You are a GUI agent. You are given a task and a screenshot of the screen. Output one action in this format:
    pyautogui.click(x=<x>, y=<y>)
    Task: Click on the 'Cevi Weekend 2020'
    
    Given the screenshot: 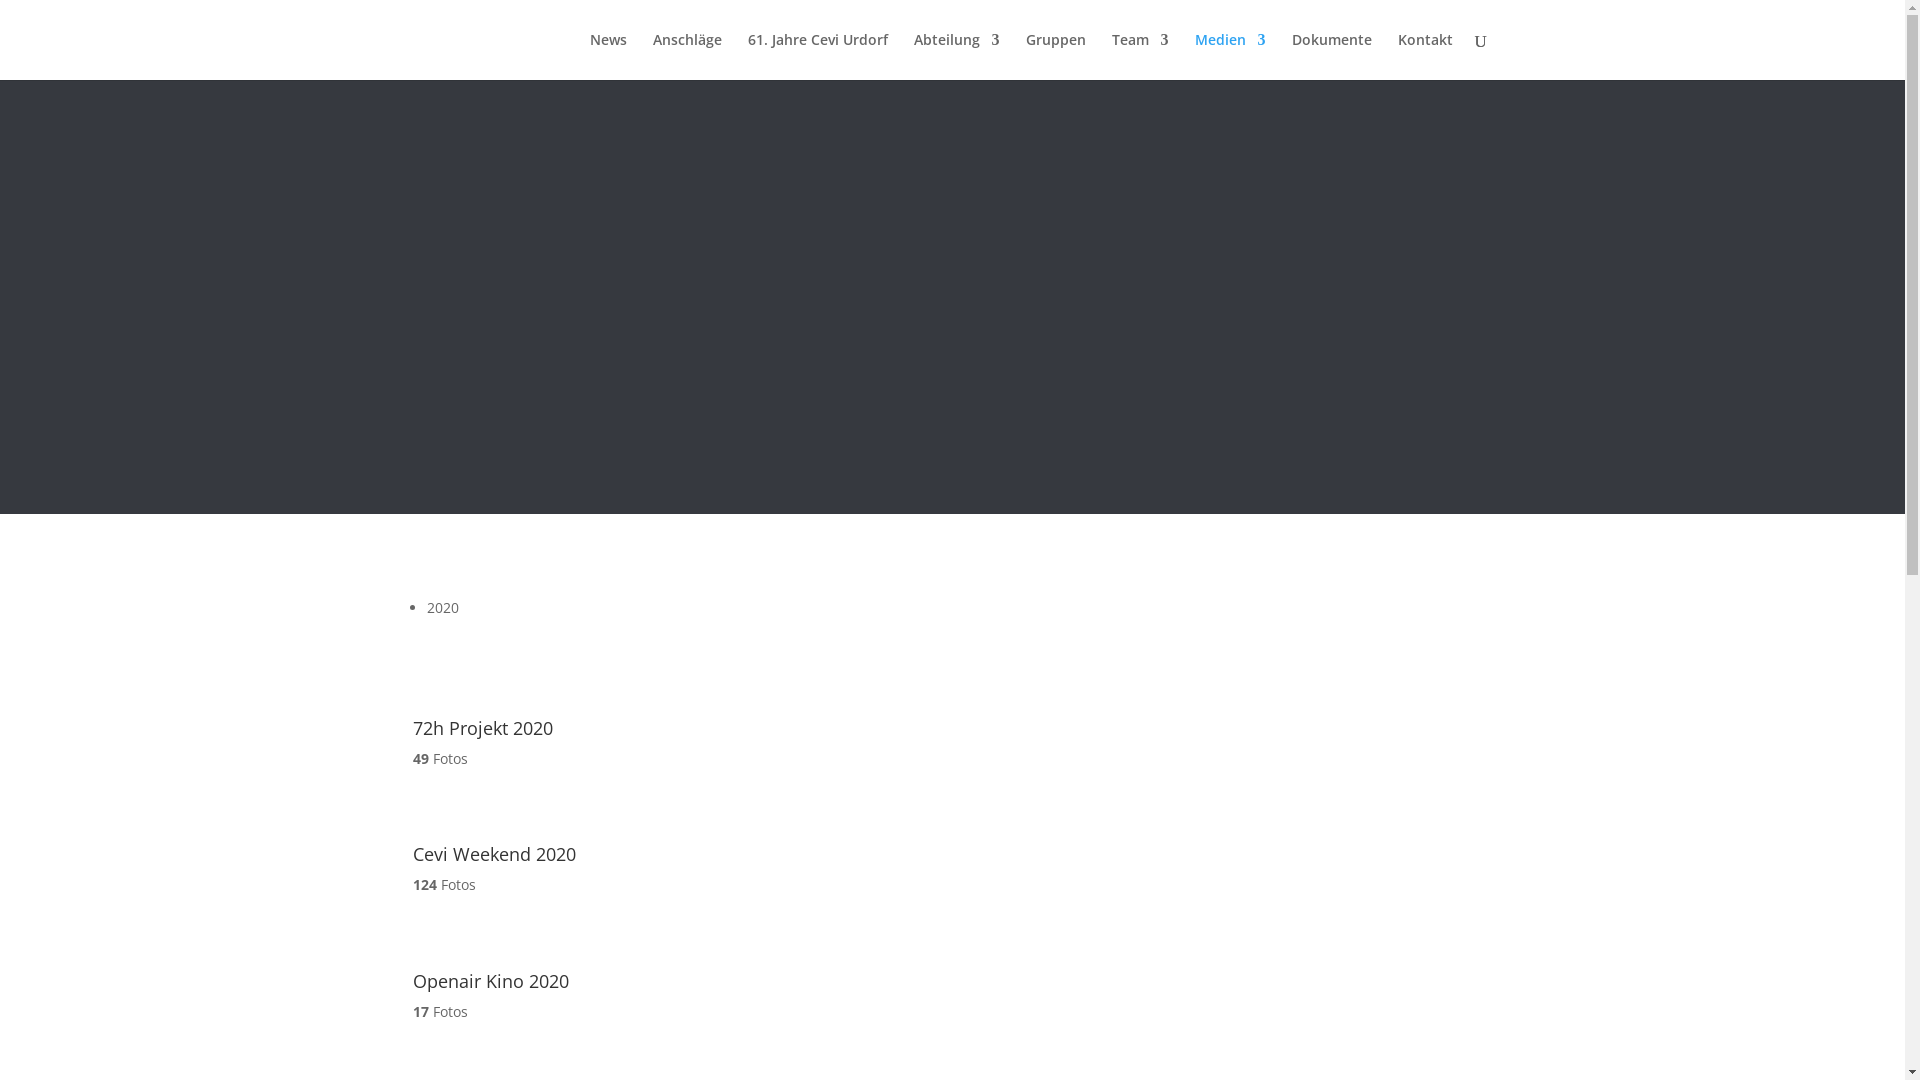 What is the action you would take?
    pyautogui.click(x=493, y=853)
    